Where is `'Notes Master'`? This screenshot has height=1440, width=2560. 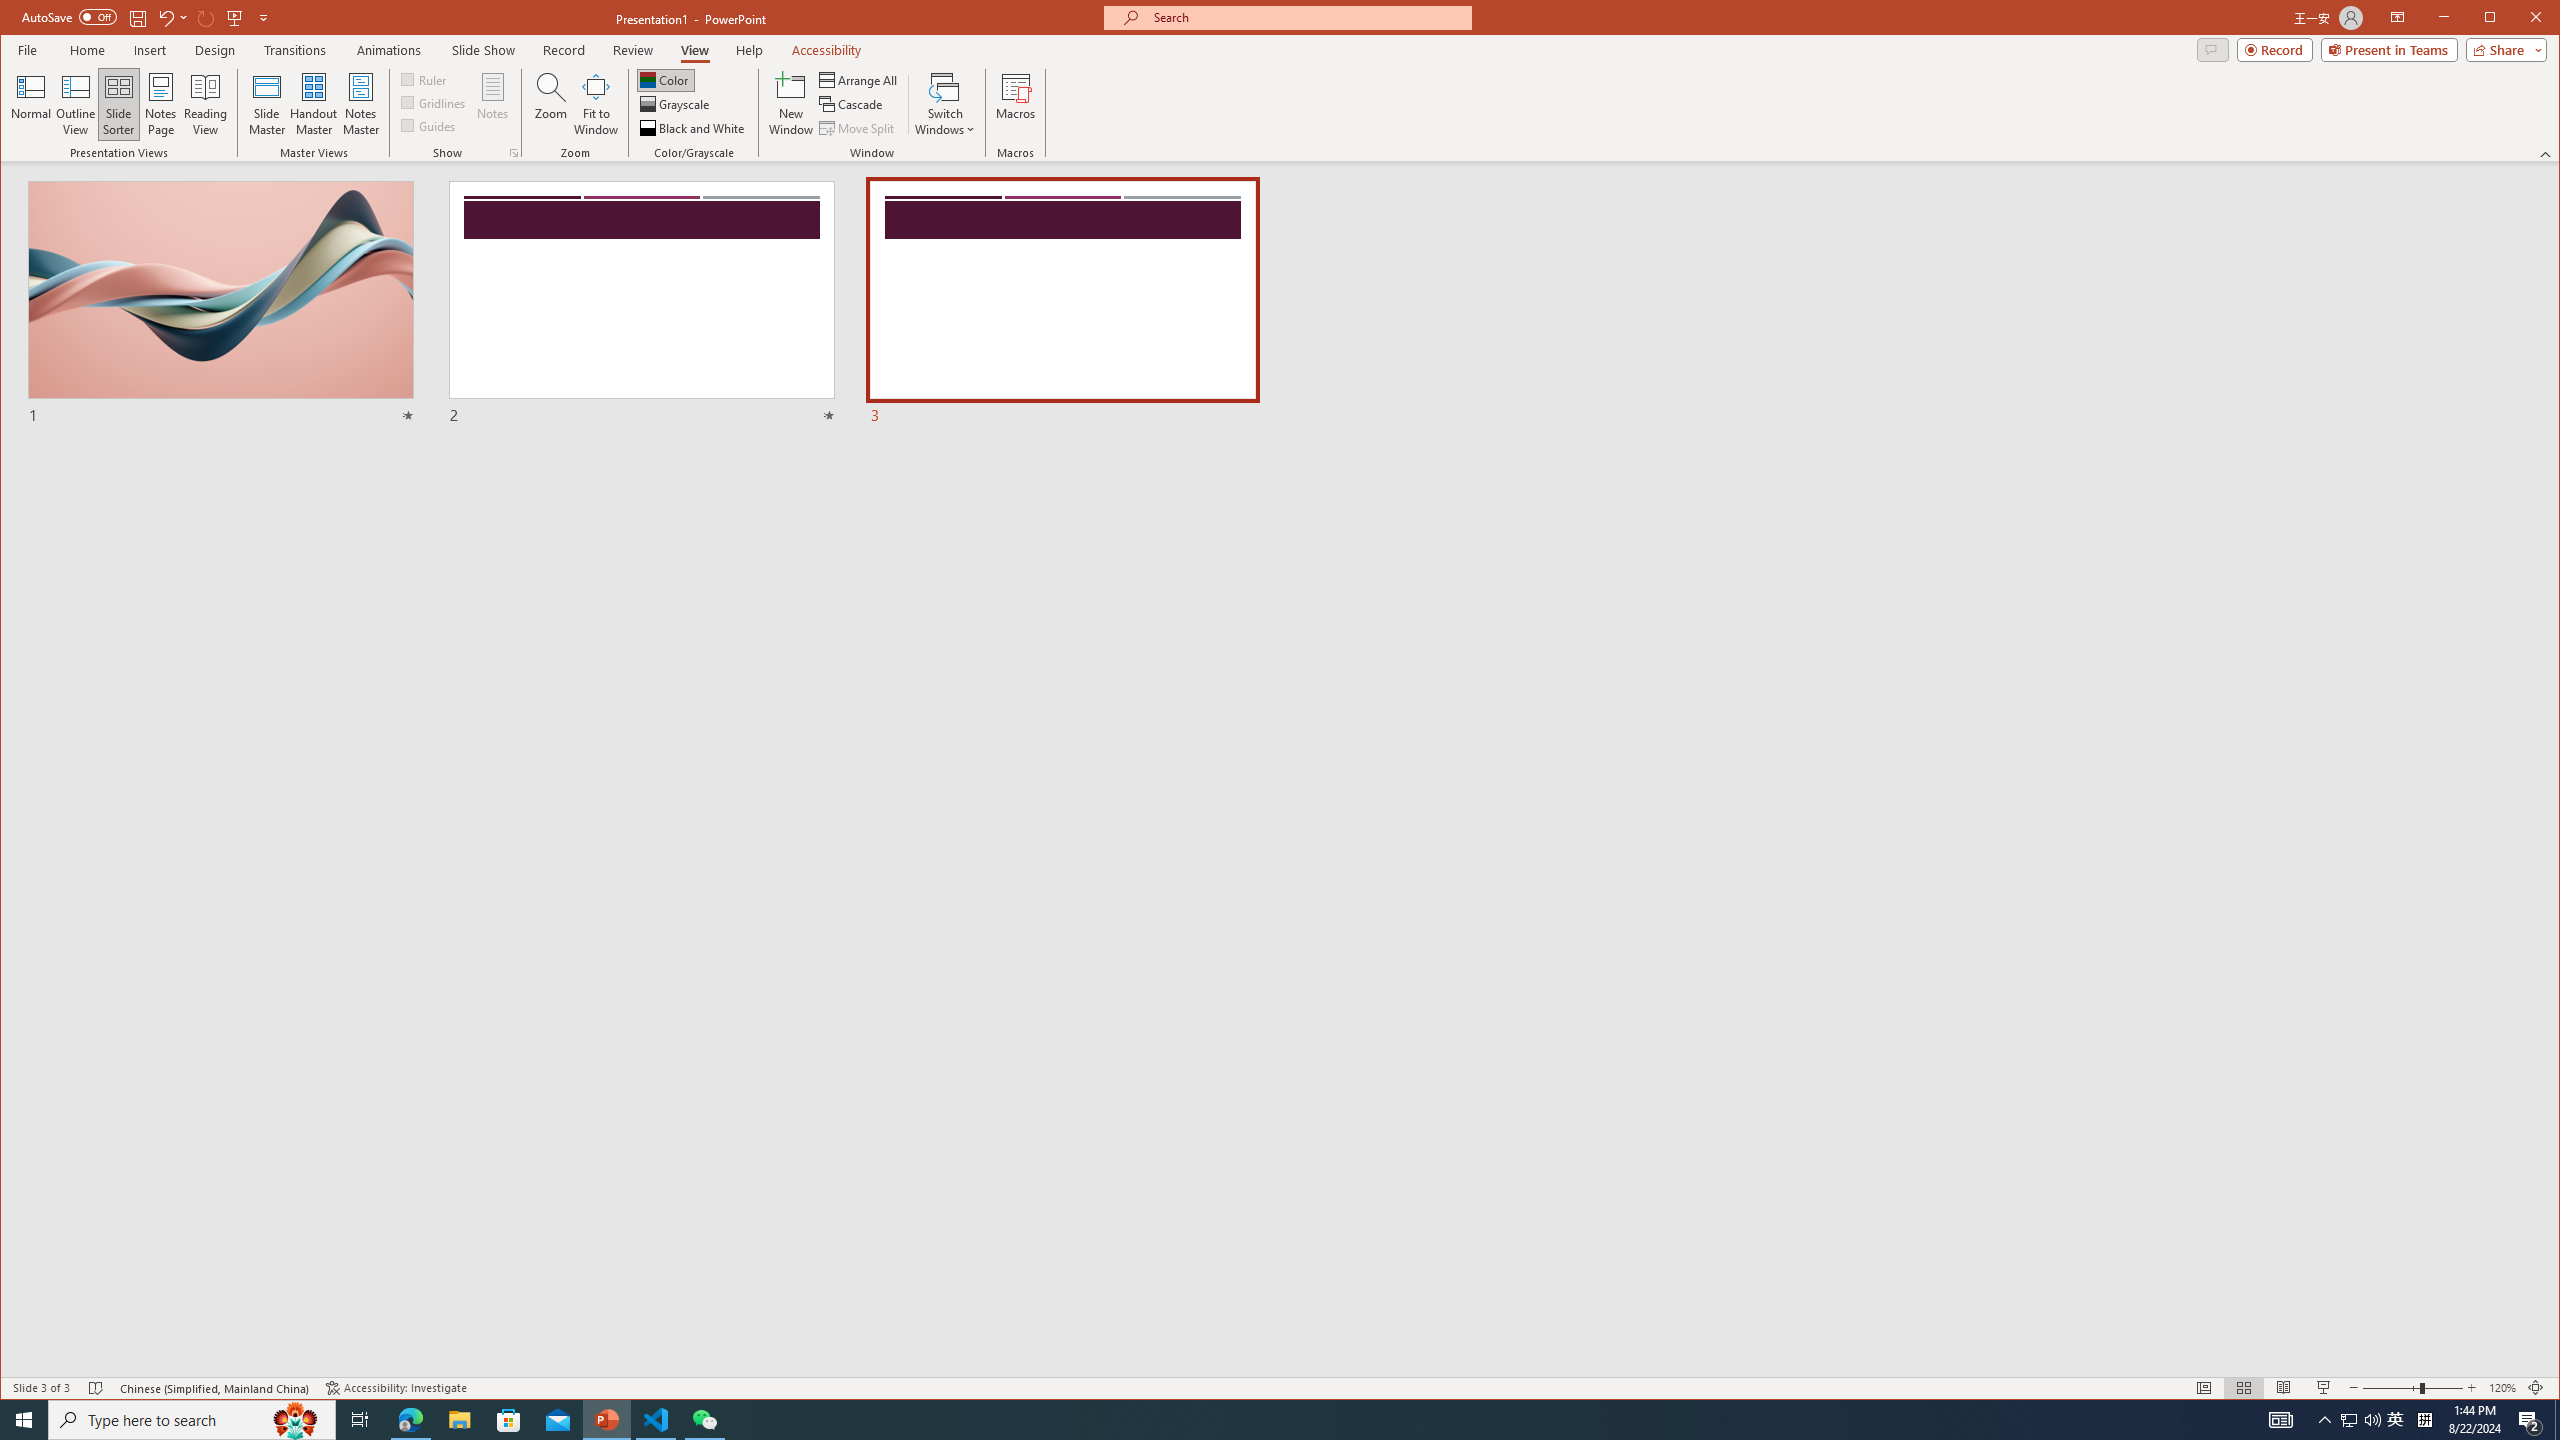
'Notes Master' is located at coordinates (359, 103).